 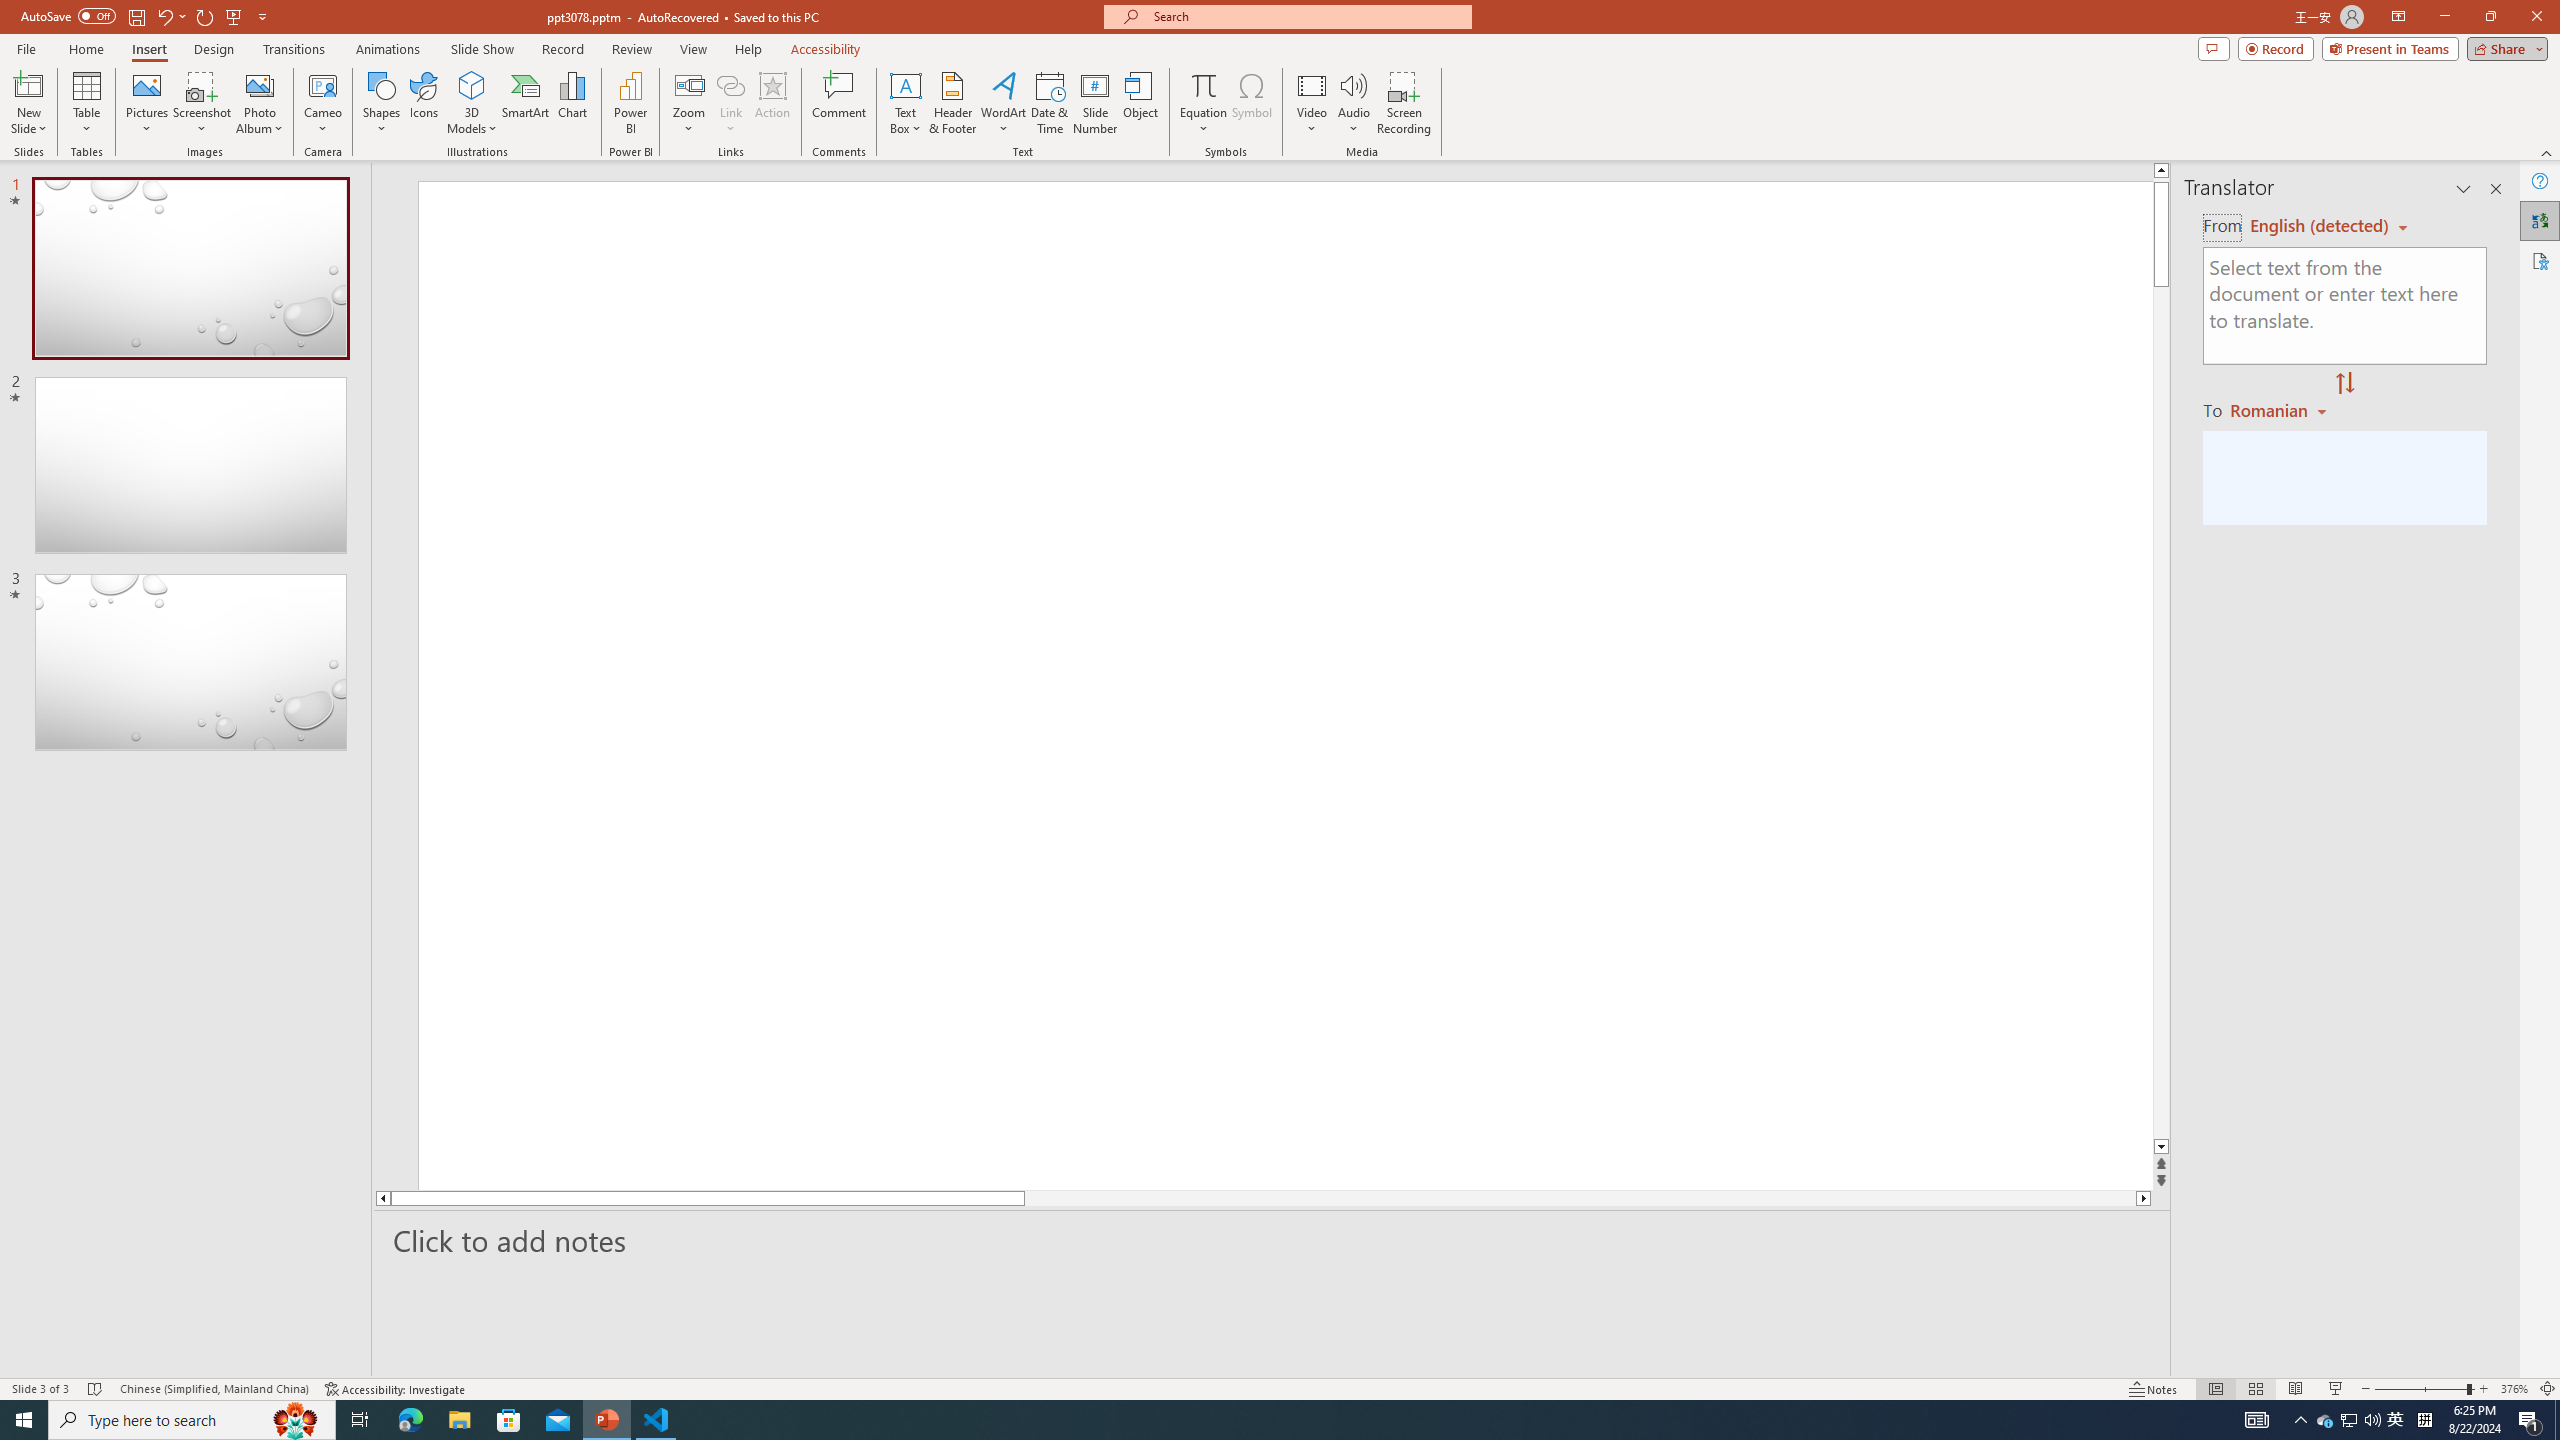 I want to click on 'Slide Number', so click(x=1094, y=103).